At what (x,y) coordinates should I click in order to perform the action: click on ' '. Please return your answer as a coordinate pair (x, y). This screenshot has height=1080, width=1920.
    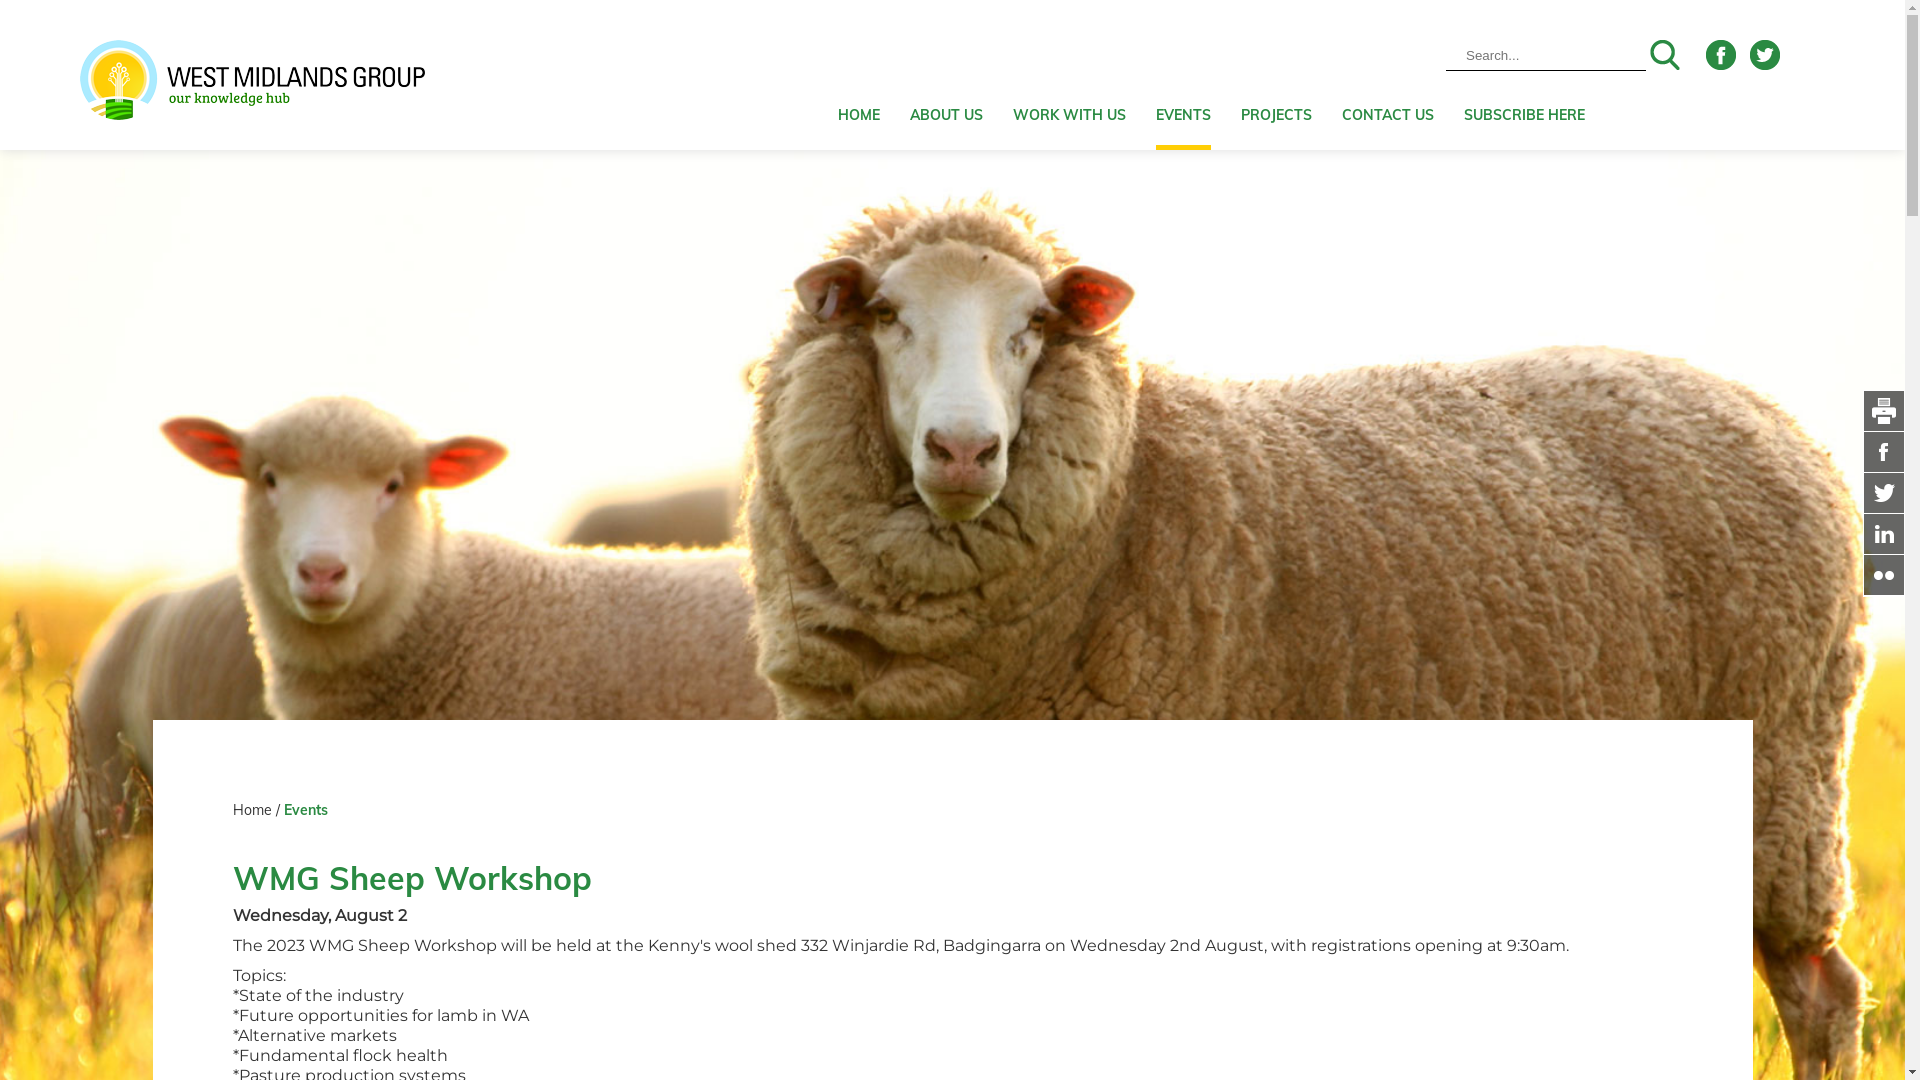
    Looking at the image, I should click on (1882, 492).